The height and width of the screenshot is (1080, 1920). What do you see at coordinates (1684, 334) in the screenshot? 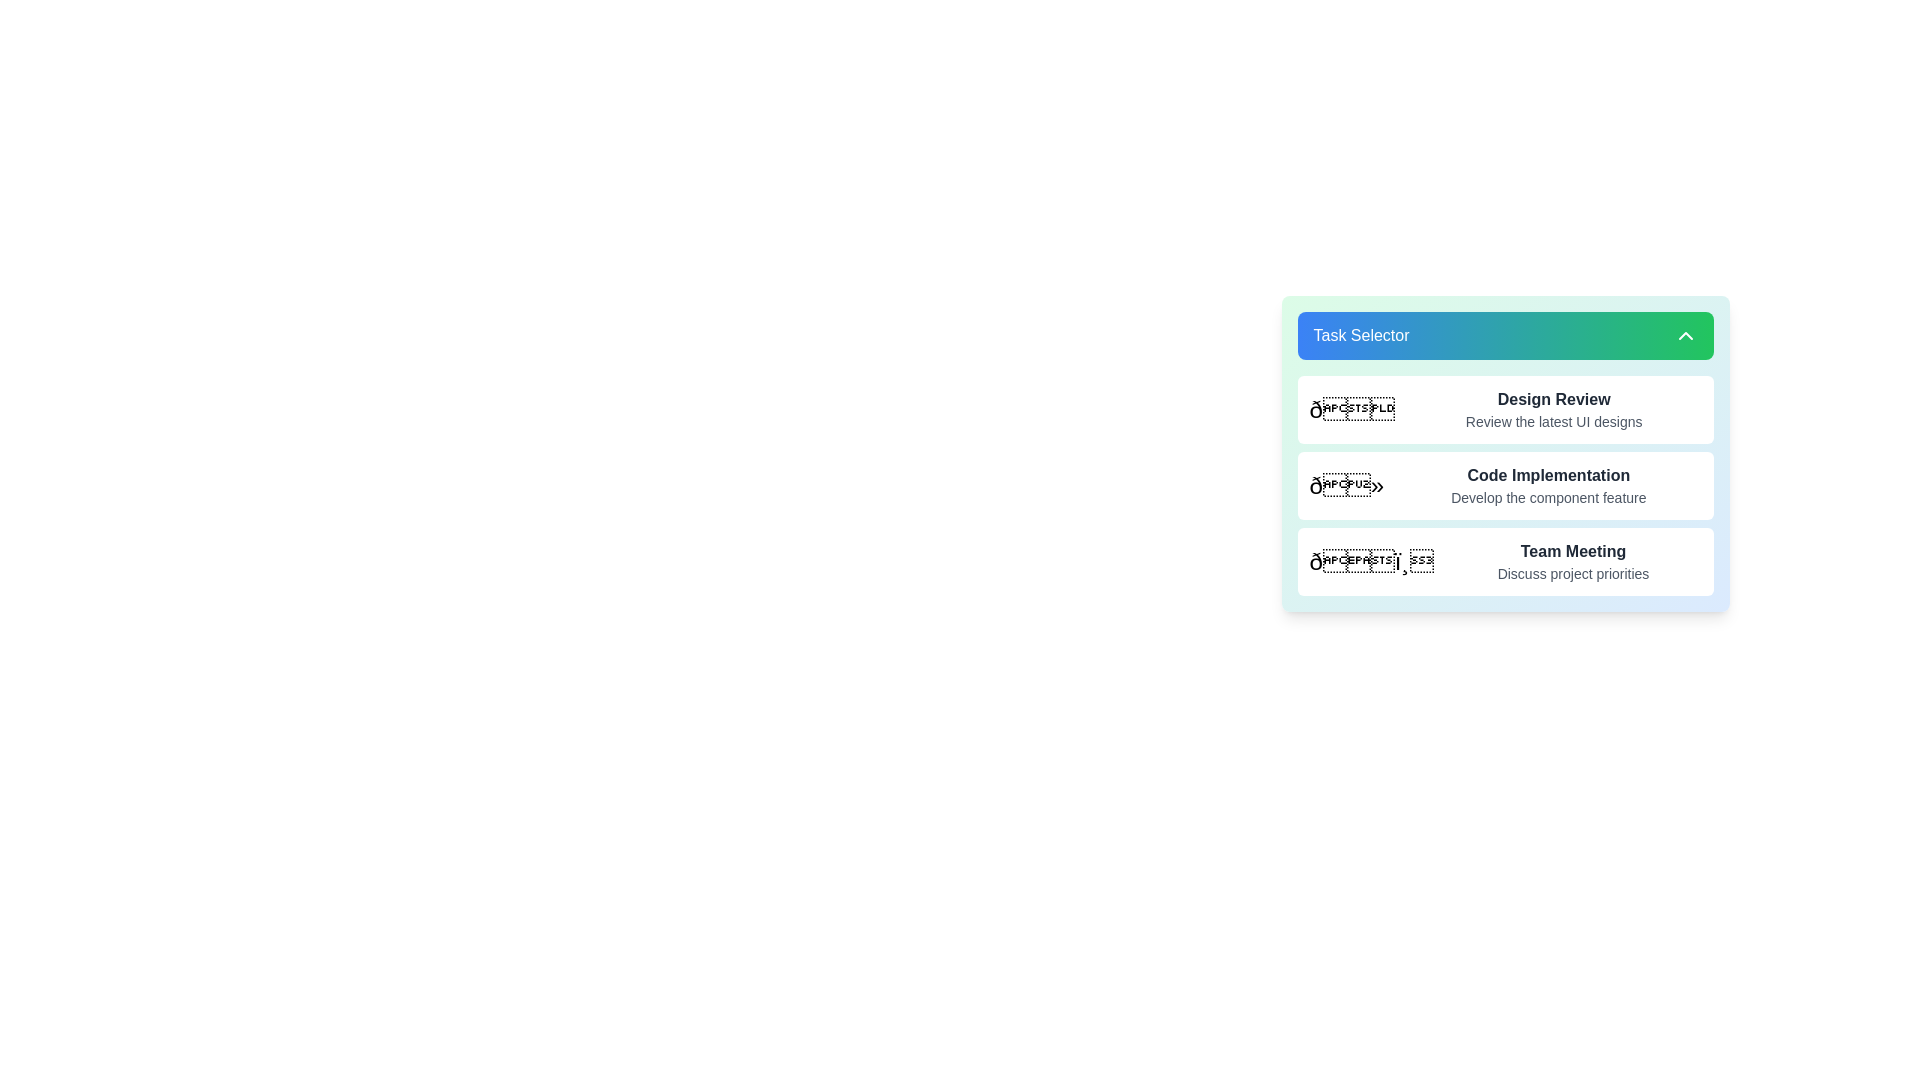
I see `the upward-pointing chevron icon with a white outline on a green background located at the far-right end of the 'Task Selector' header section` at bounding box center [1684, 334].